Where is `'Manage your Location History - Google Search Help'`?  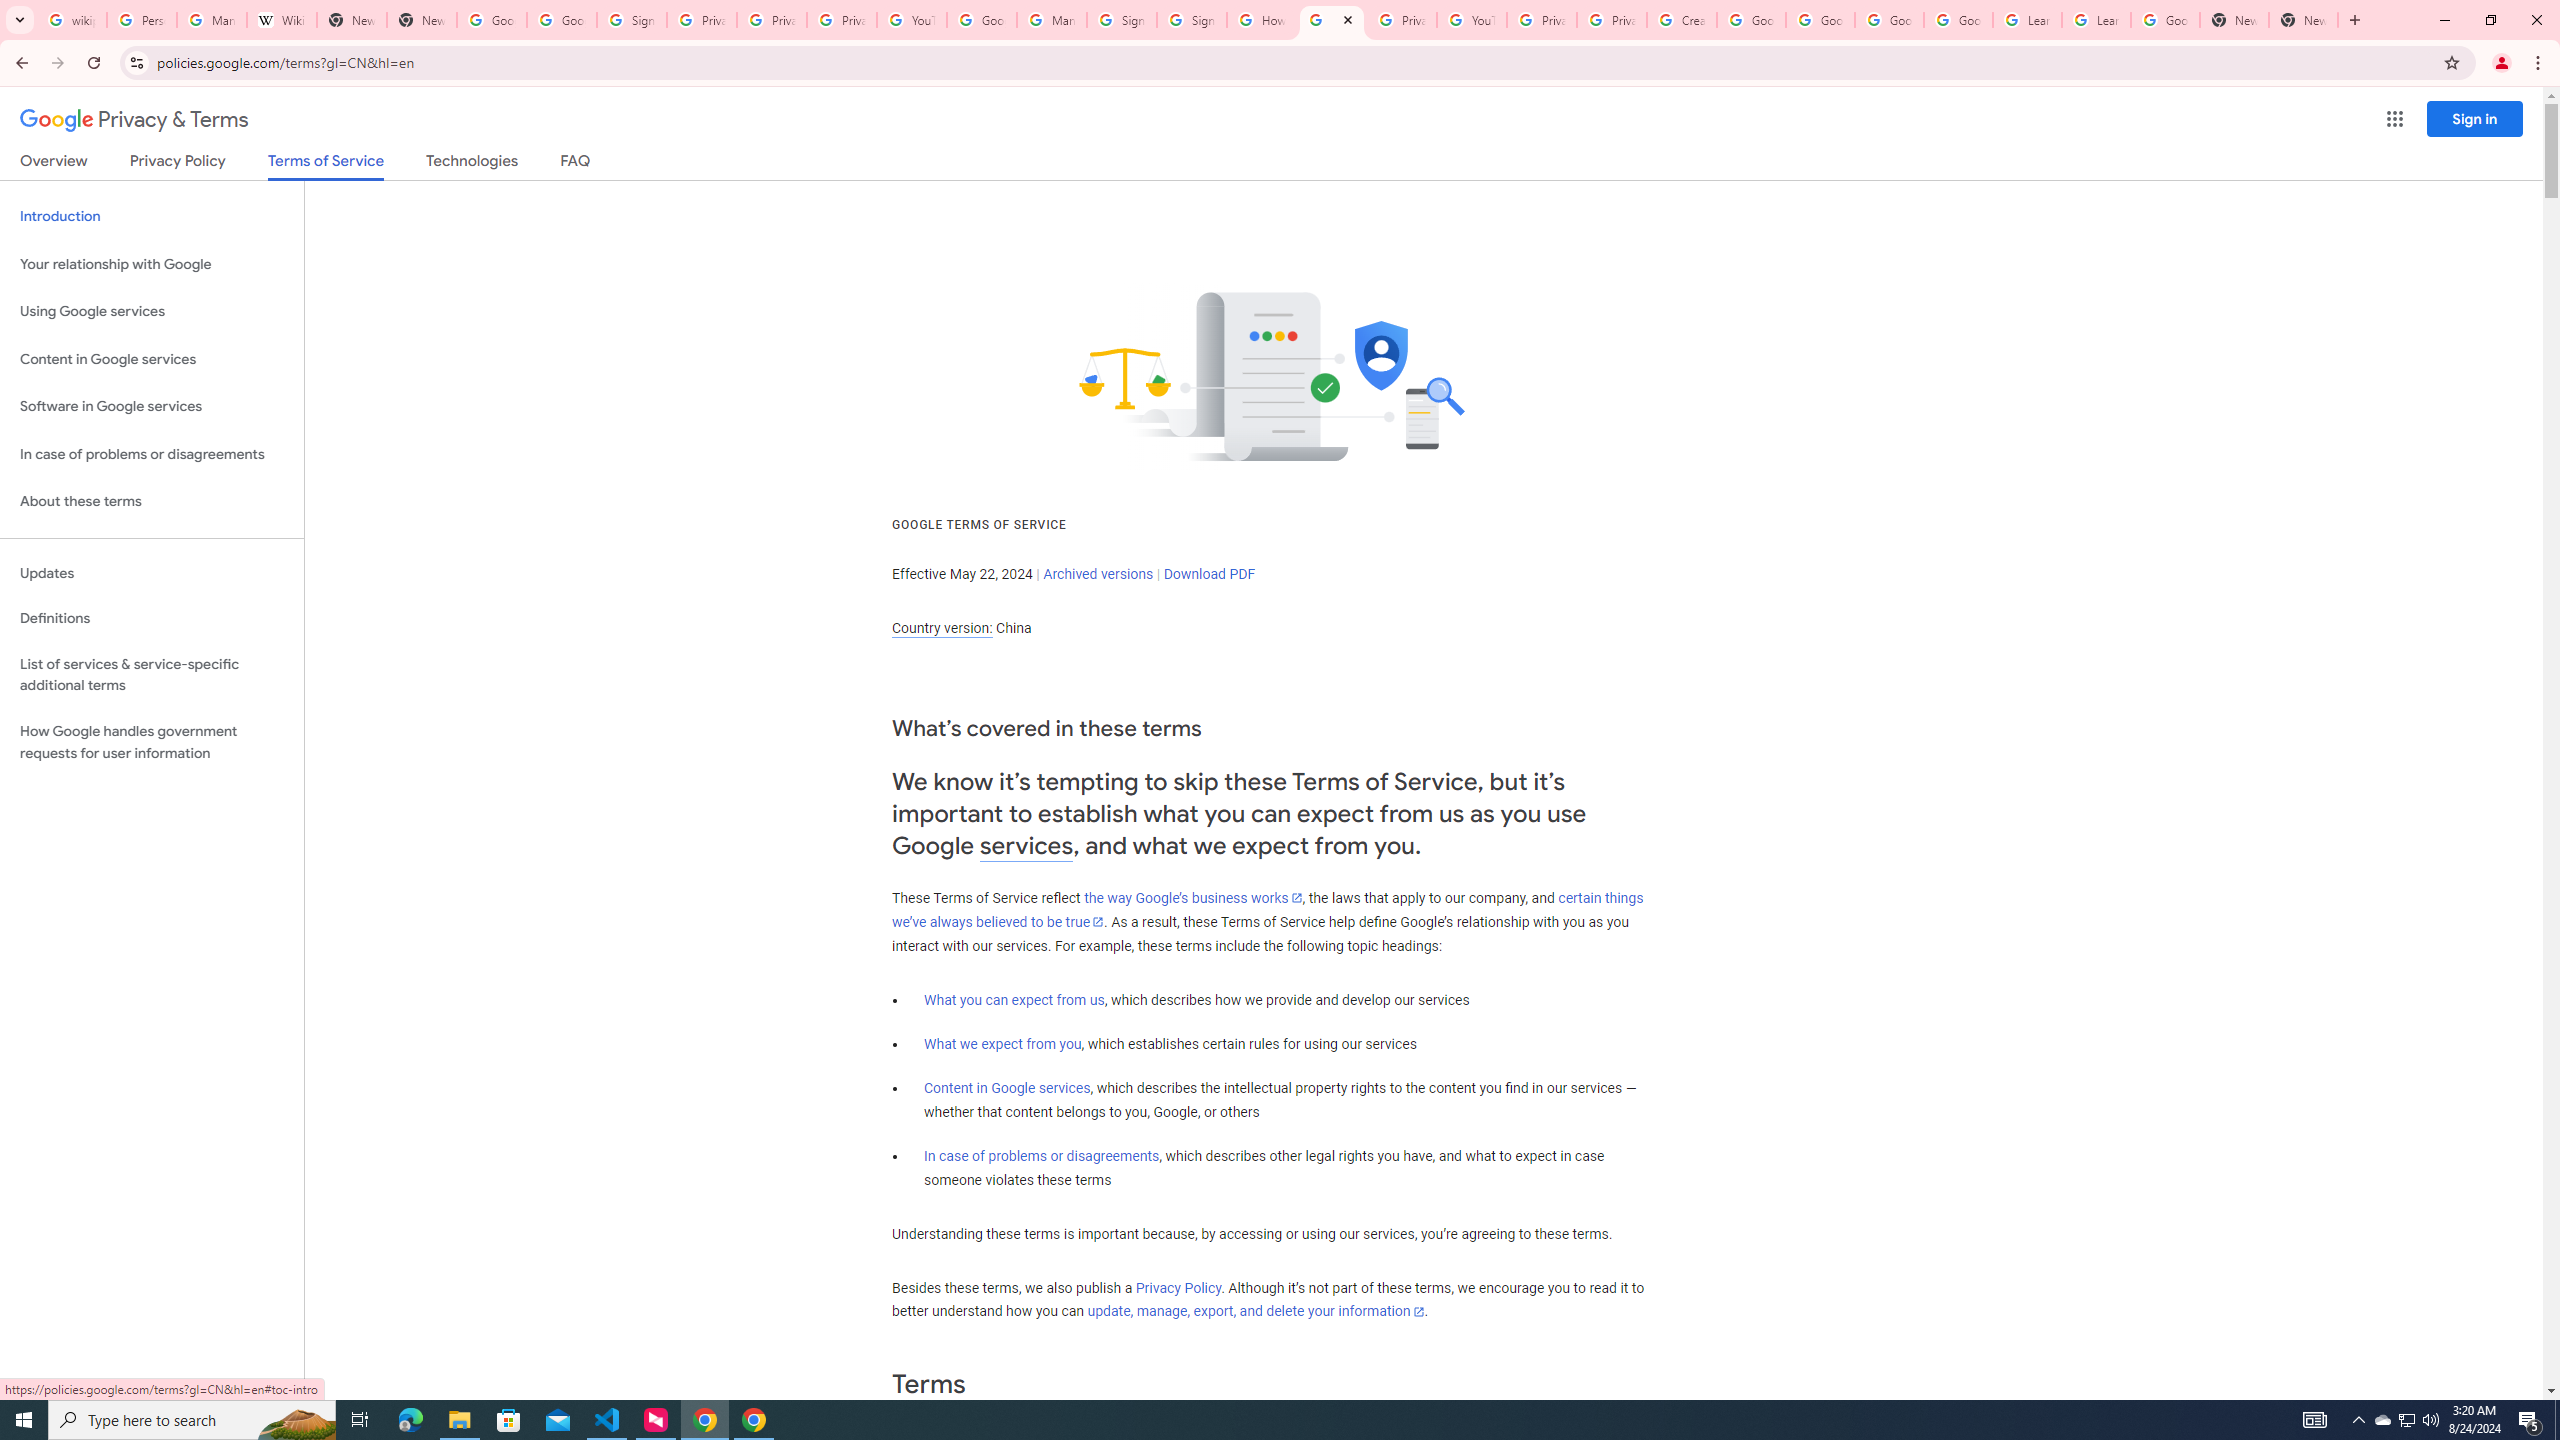
'Manage your Location History - Google Search Help' is located at coordinates (211, 19).